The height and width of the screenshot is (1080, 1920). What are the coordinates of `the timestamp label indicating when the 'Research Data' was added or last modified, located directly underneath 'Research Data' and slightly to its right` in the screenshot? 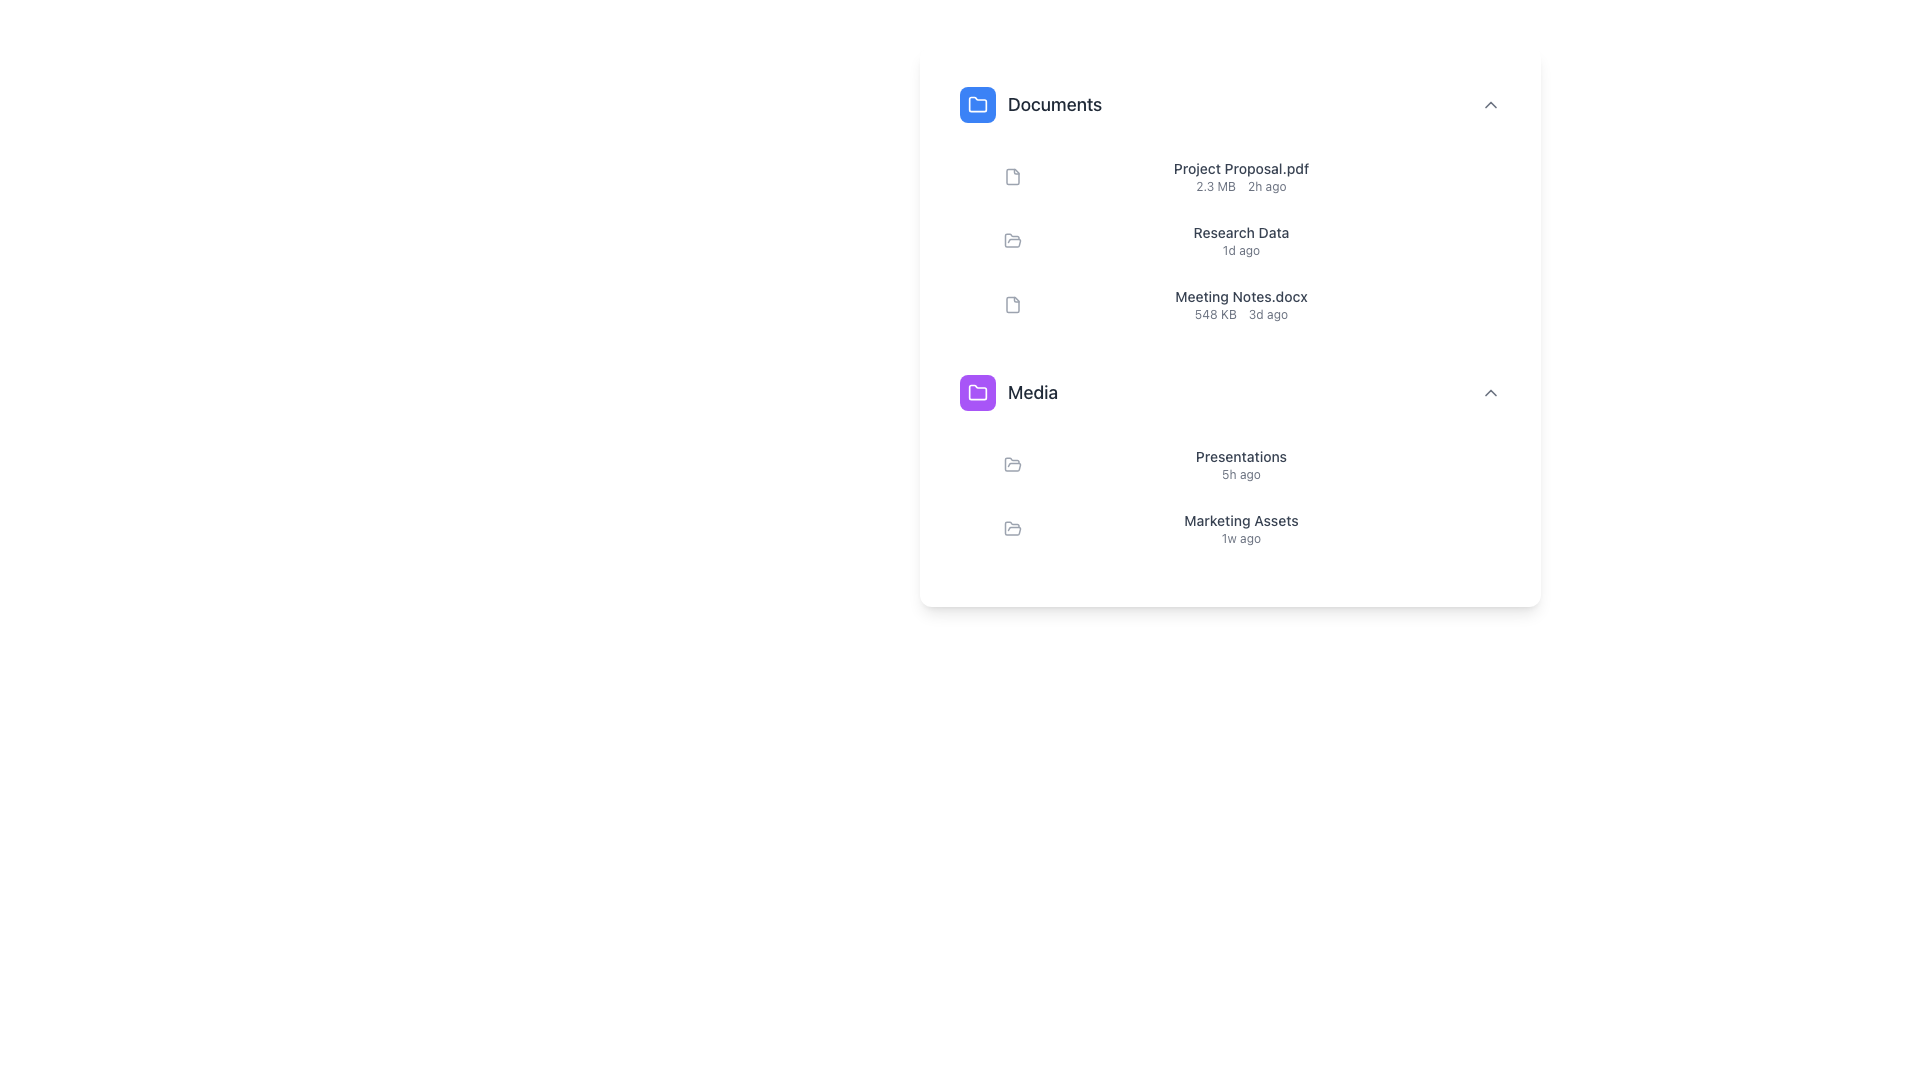 It's located at (1240, 249).